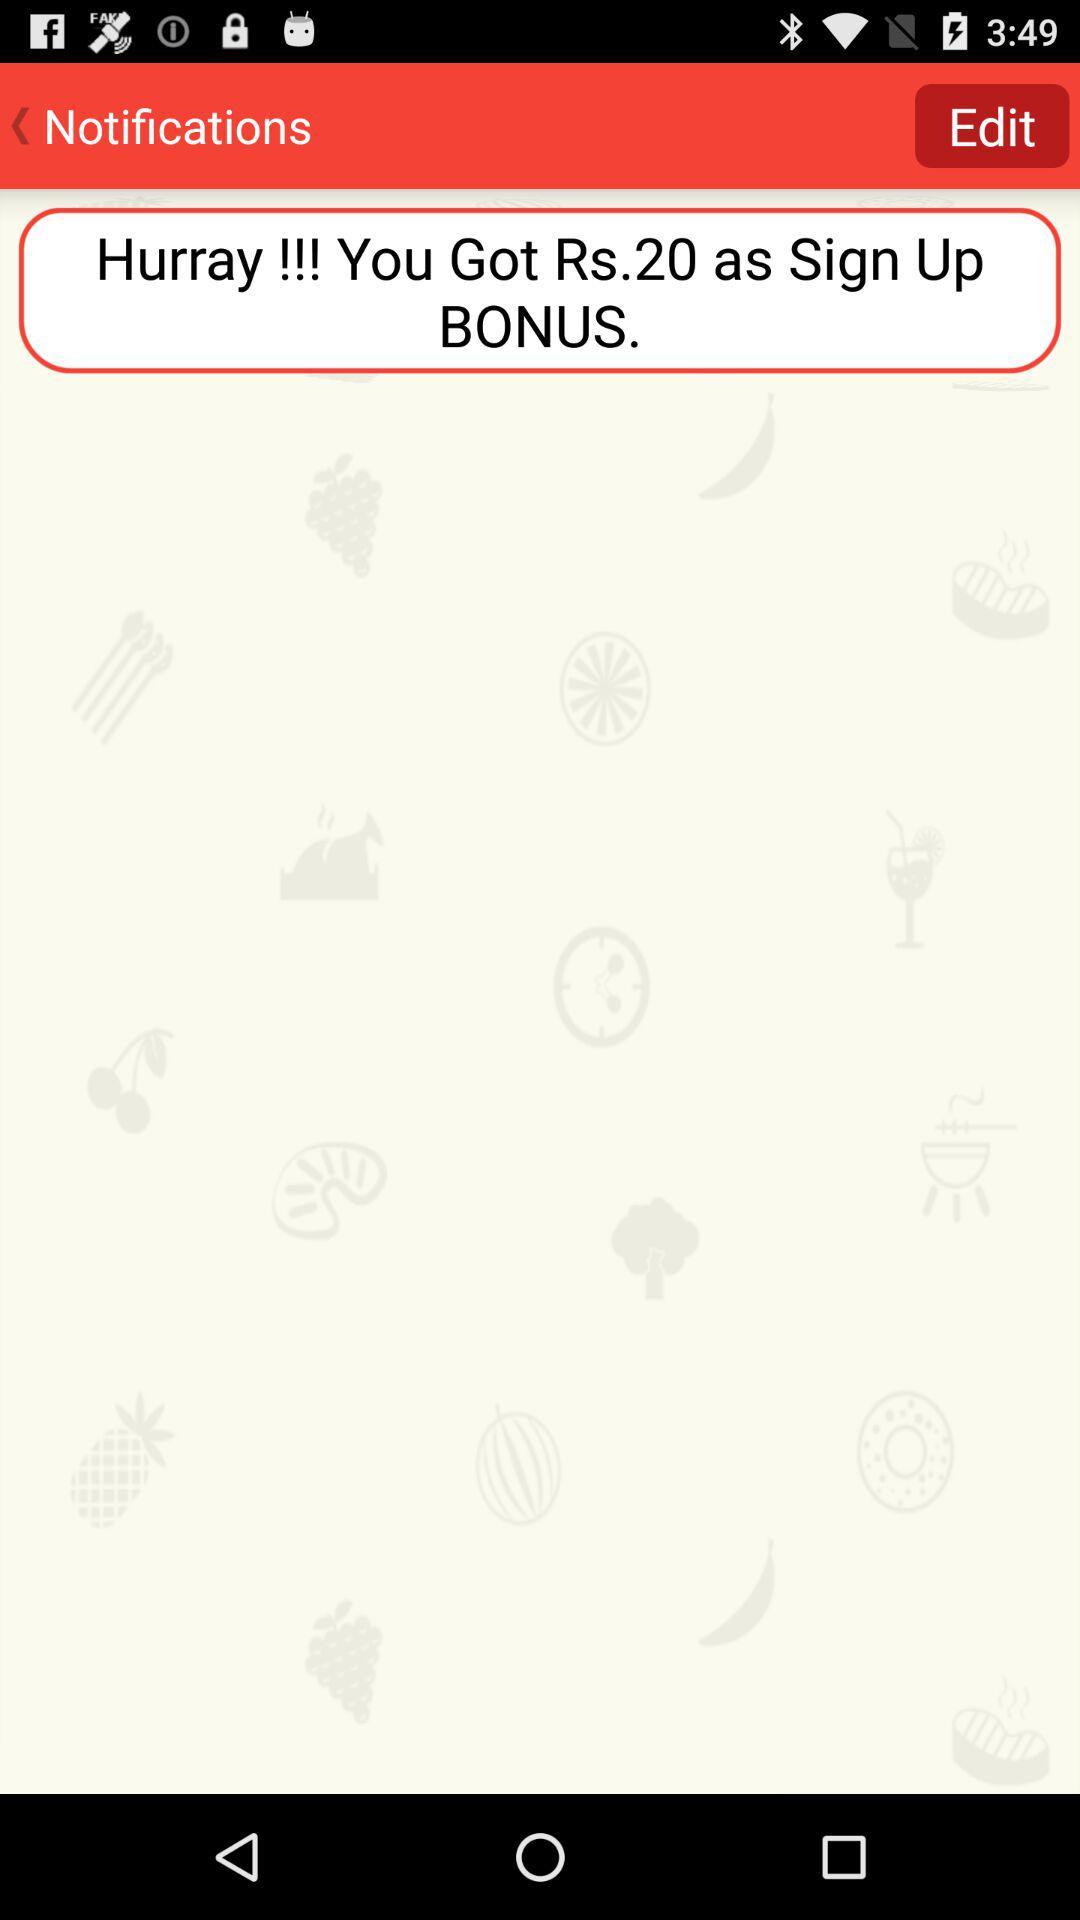  Describe the element at coordinates (540, 289) in the screenshot. I see `hurray you got item` at that location.